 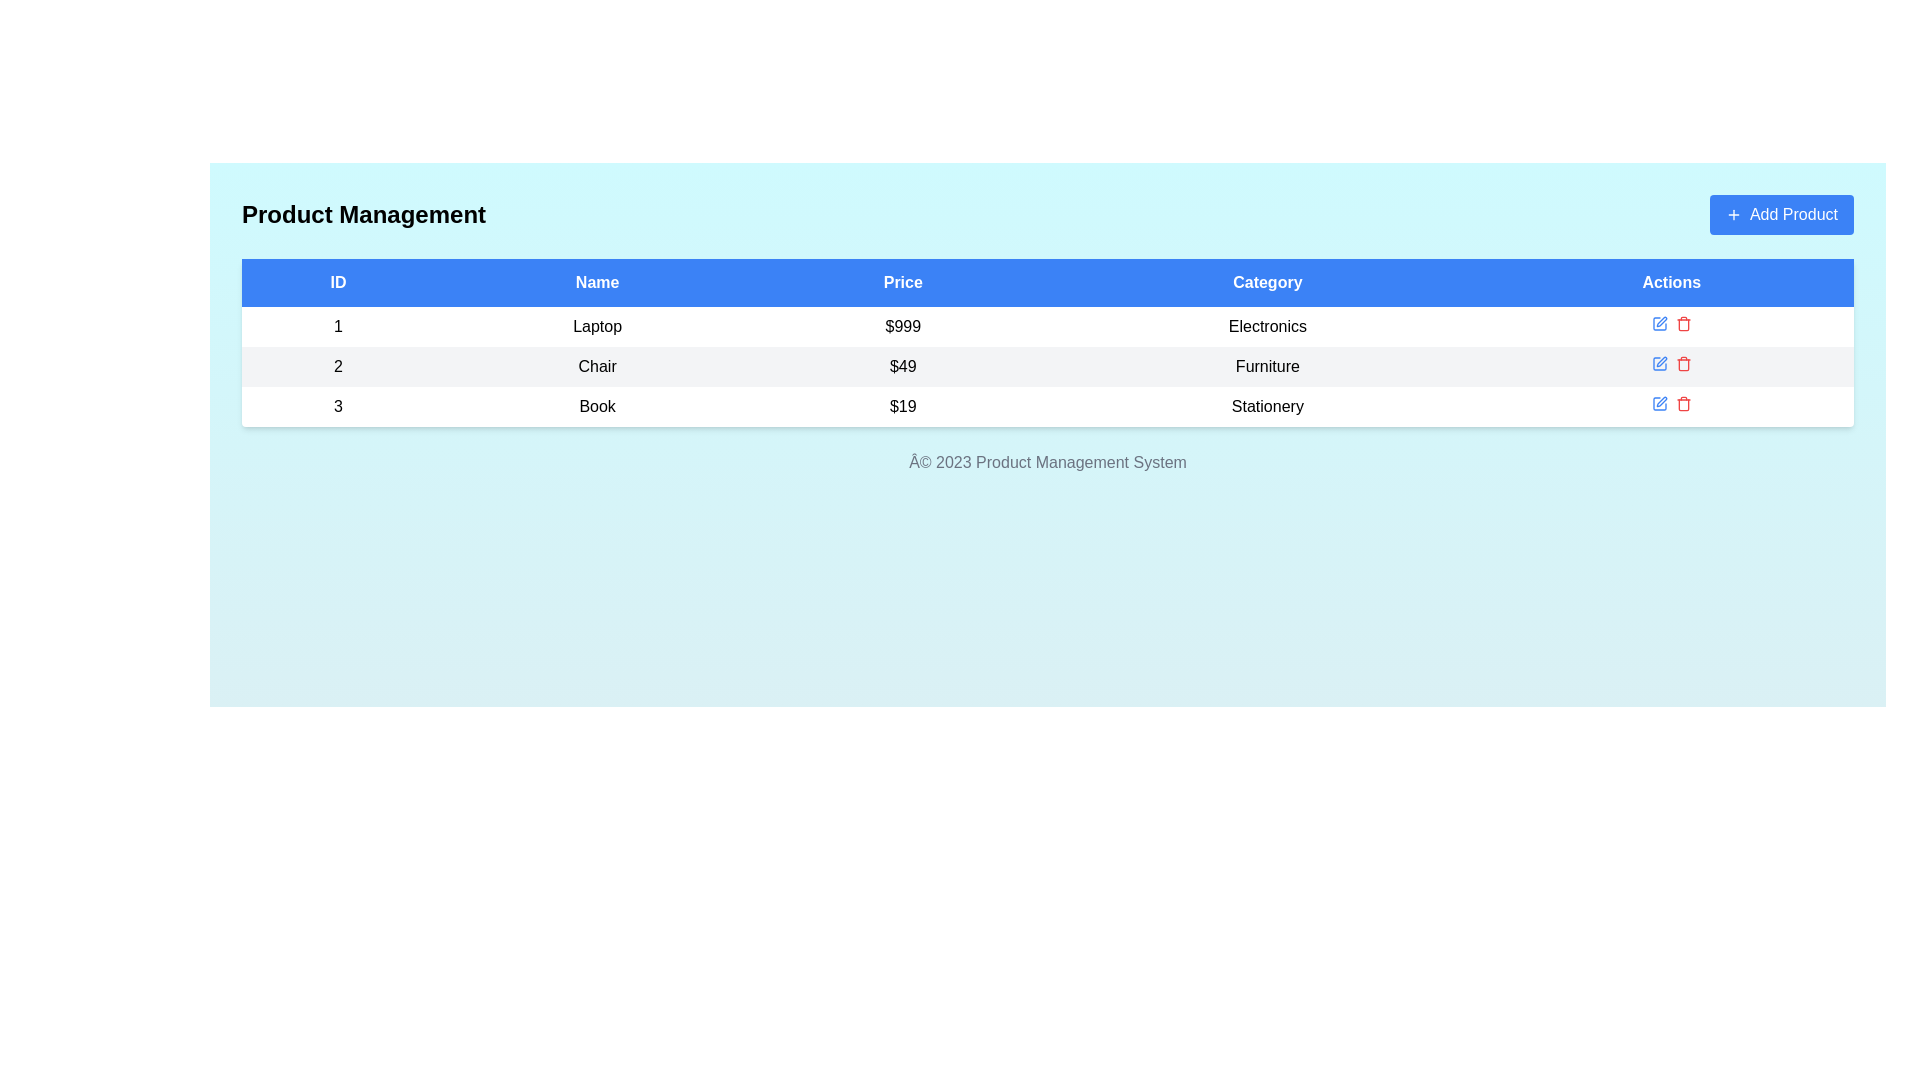 What do you see at coordinates (338, 366) in the screenshot?
I see `the table cell located in the second row and first column under 'ID'` at bounding box center [338, 366].